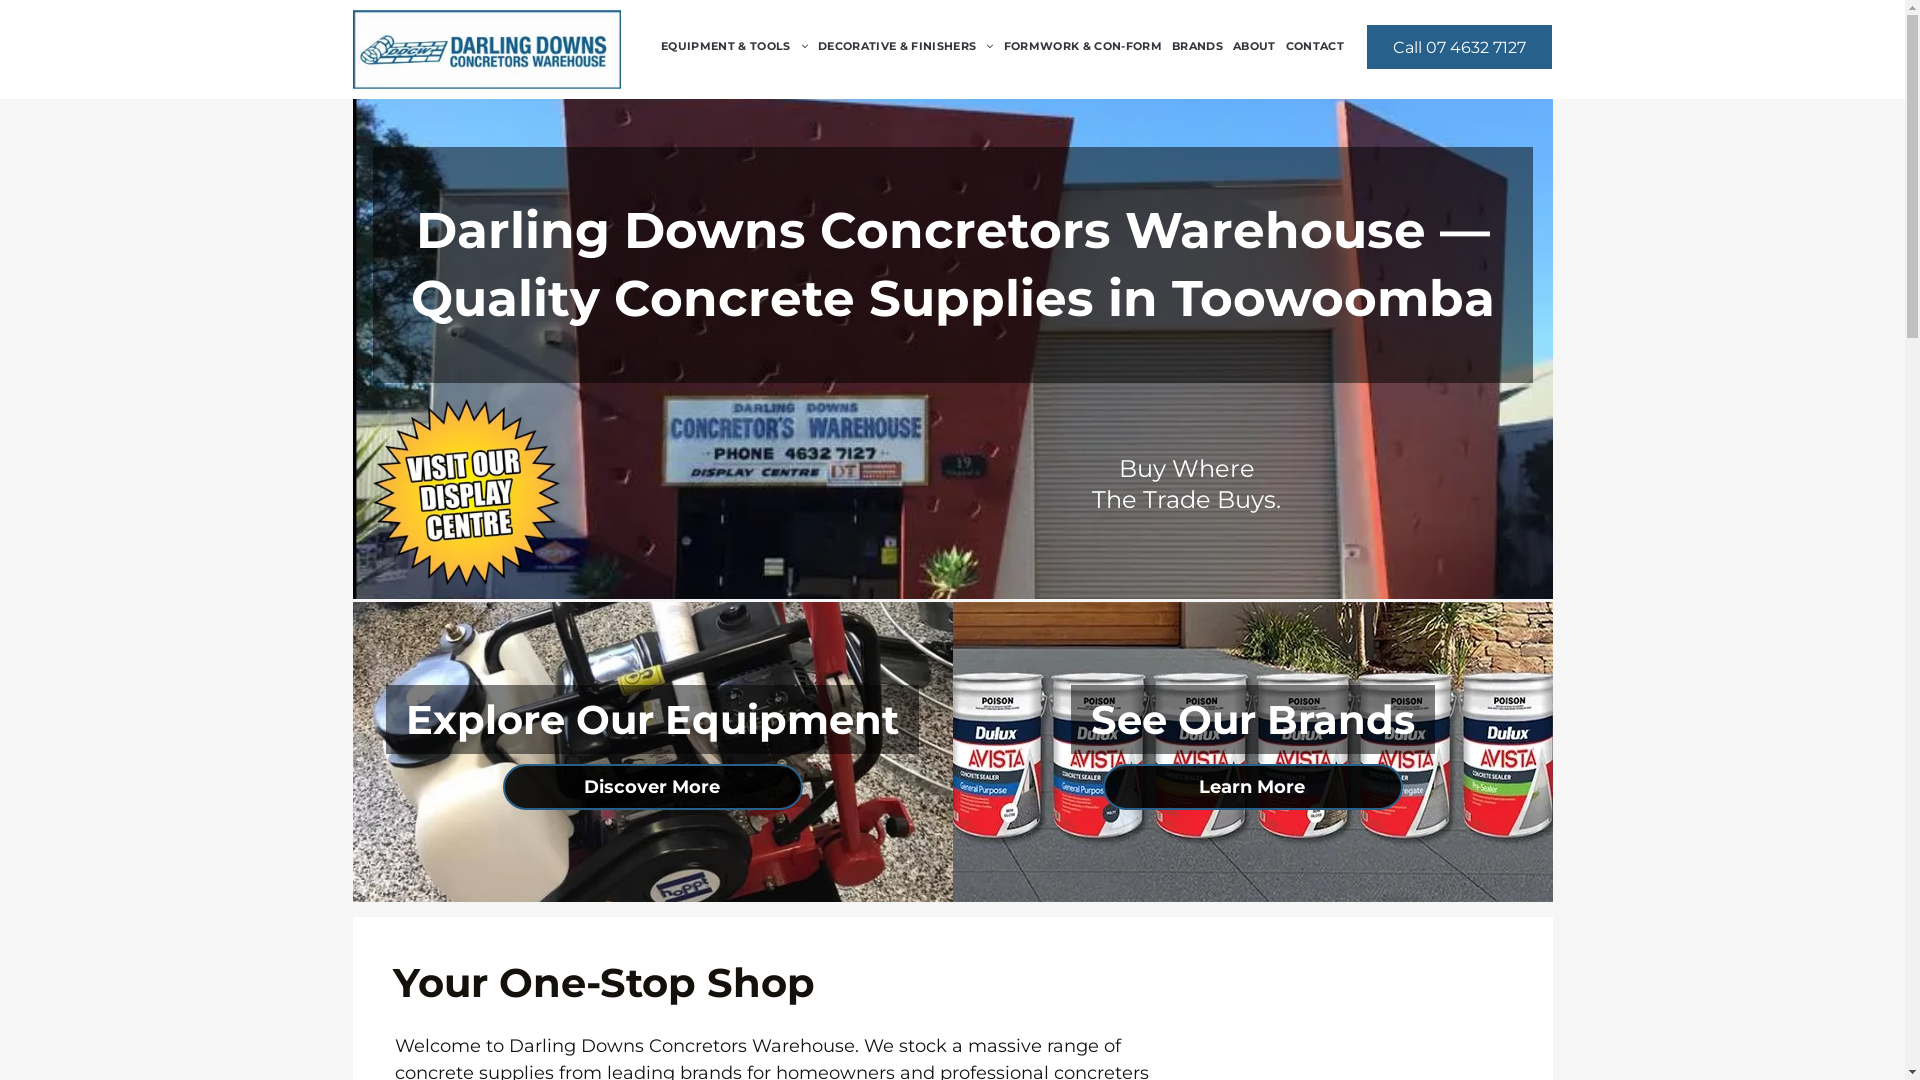 The image size is (1920, 1080). What do you see at coordinates (464, 493) in the screenshot?
I see `'Visit Our Display Store'` at bounding box center [464, 493].